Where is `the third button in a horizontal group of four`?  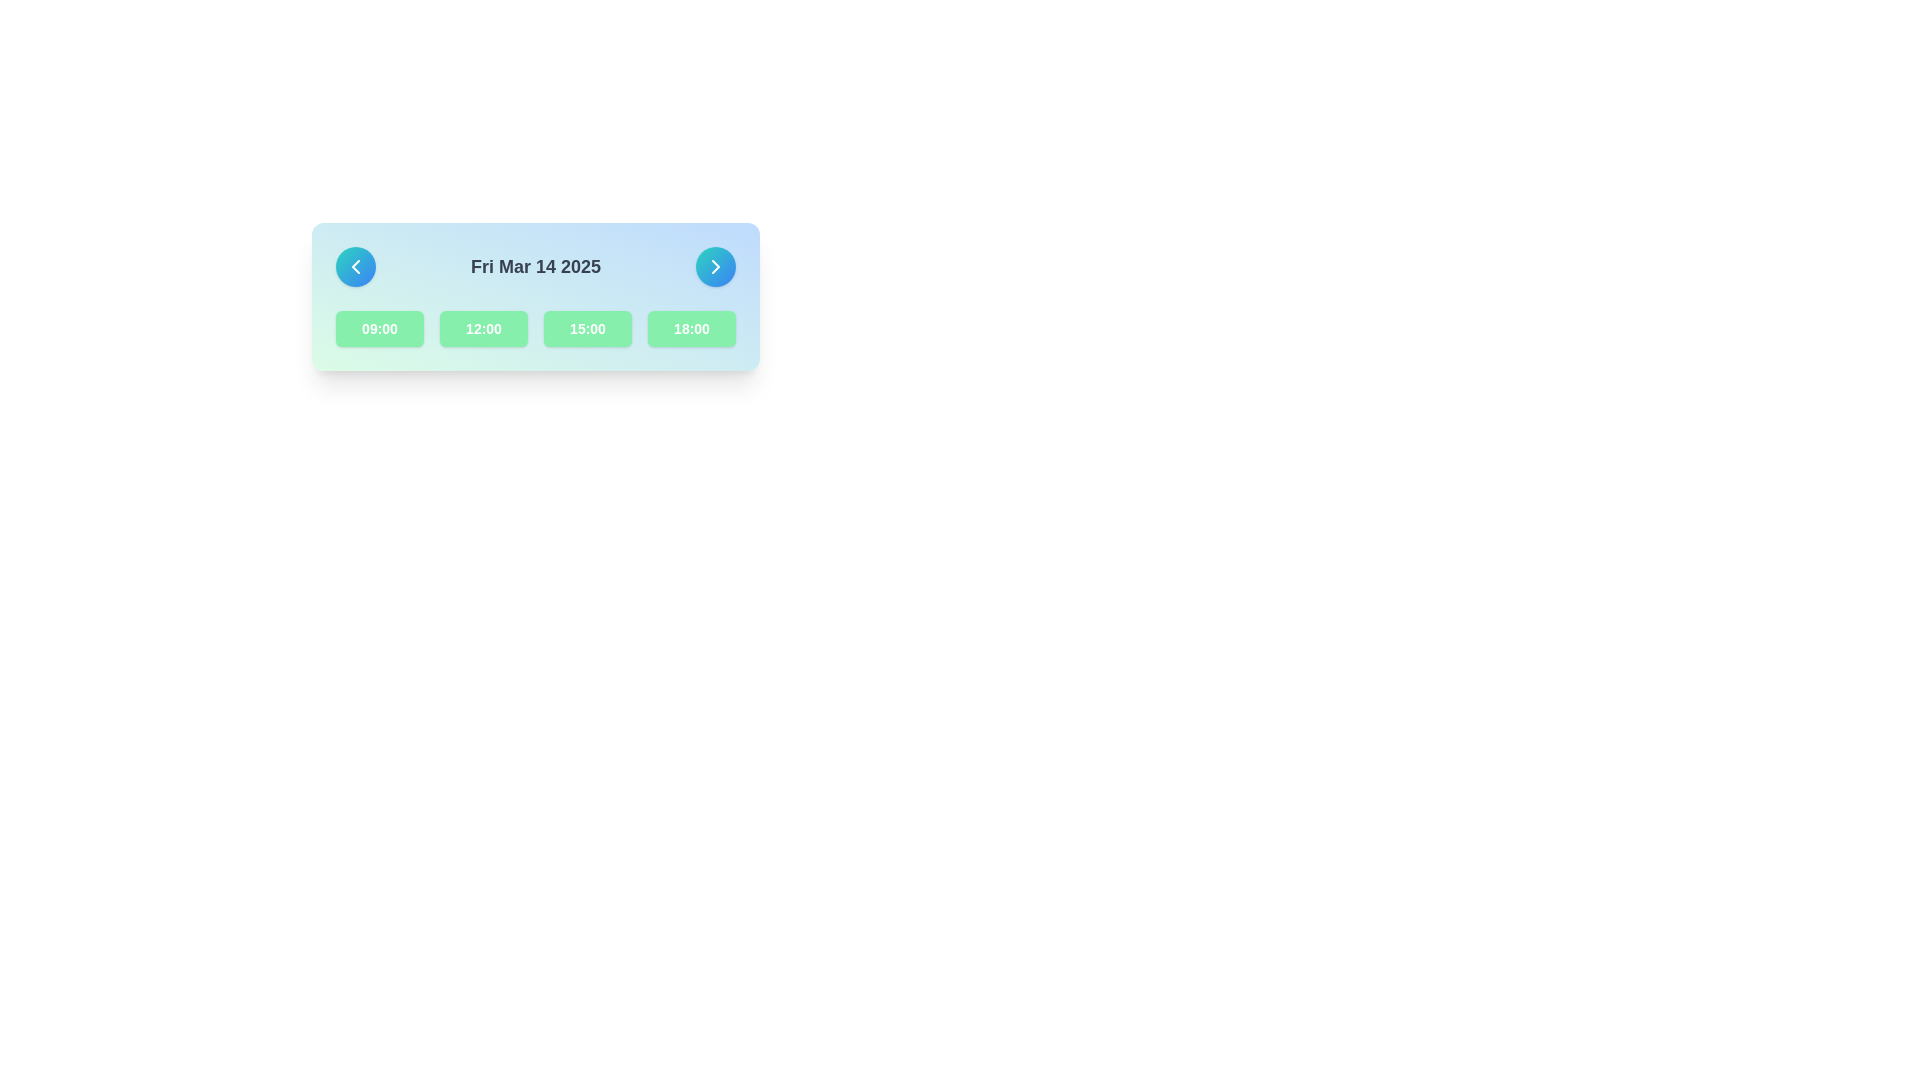
the third button in a horizontal group of four is located at coordinates (587, 327).